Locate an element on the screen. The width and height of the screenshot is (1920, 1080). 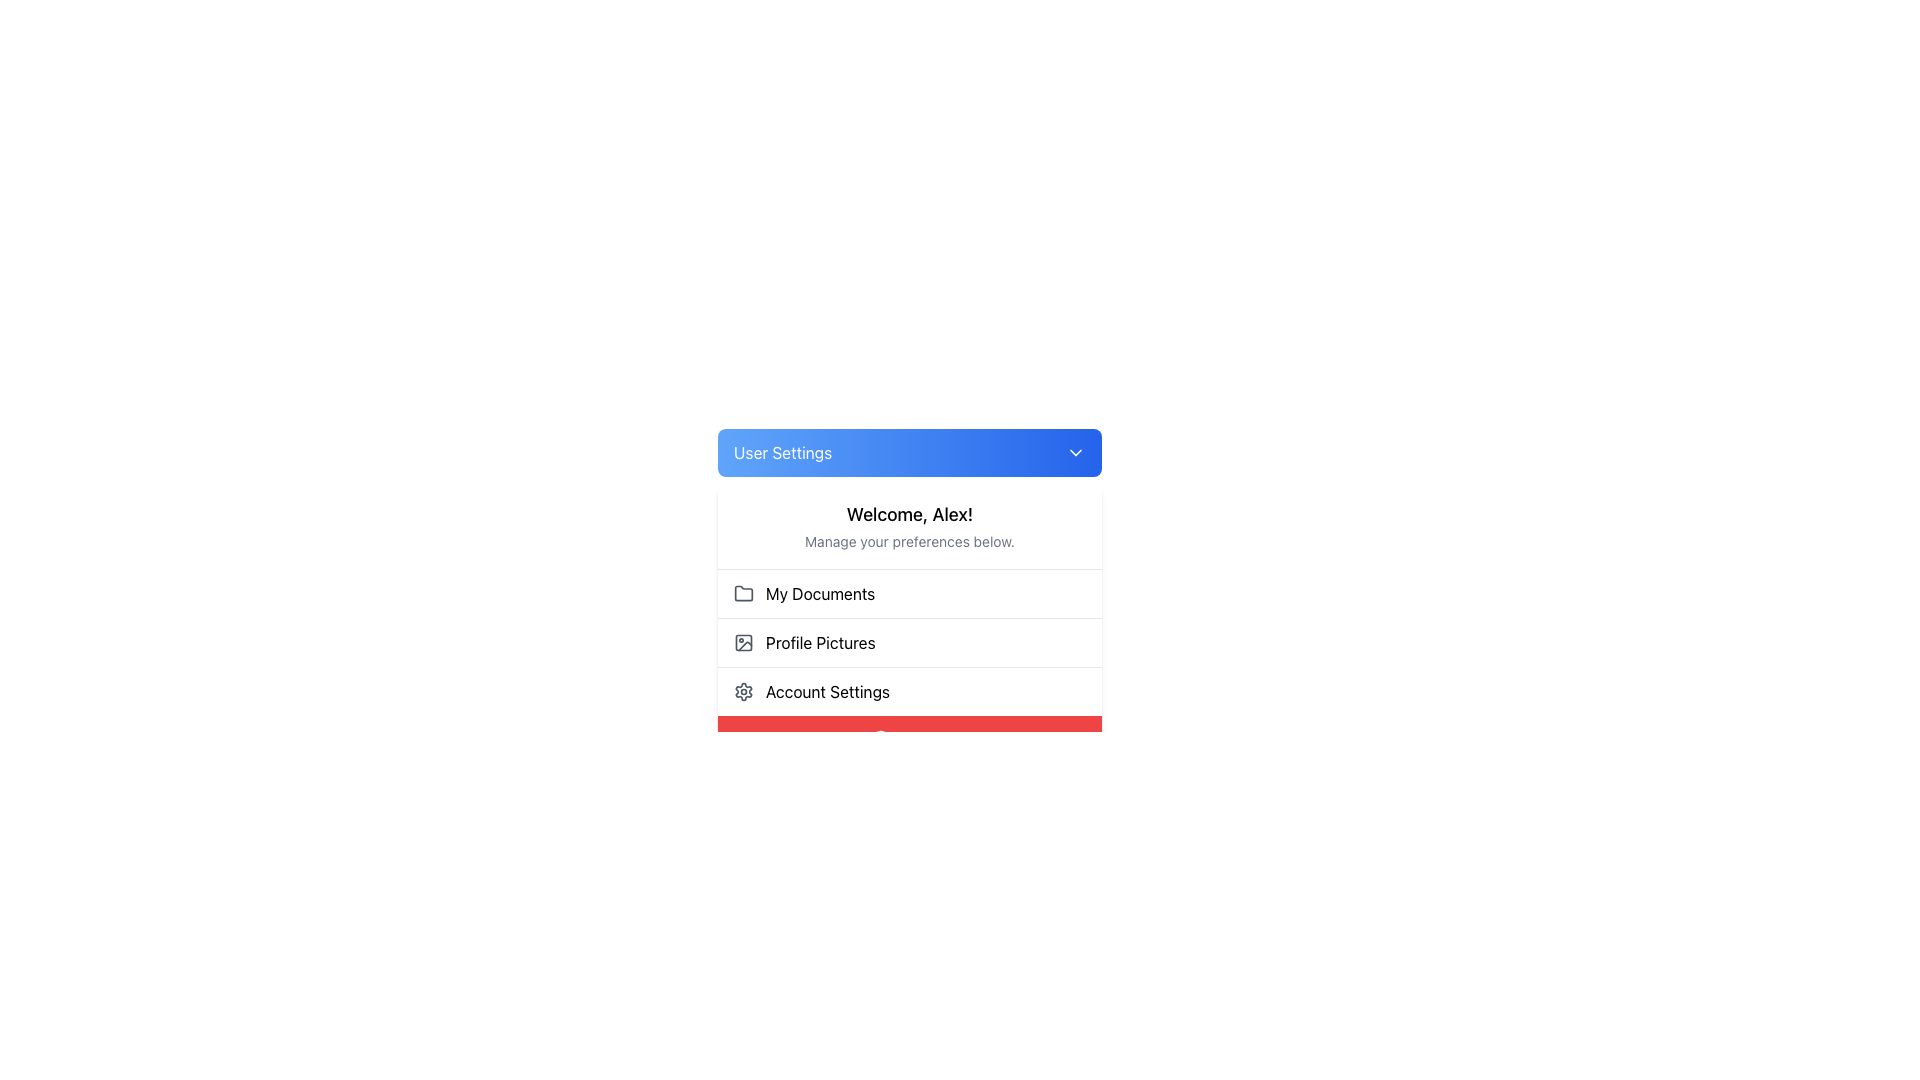
the gear-shaped icon associated with 'Account Settings' is located at coordinates (743, 690).